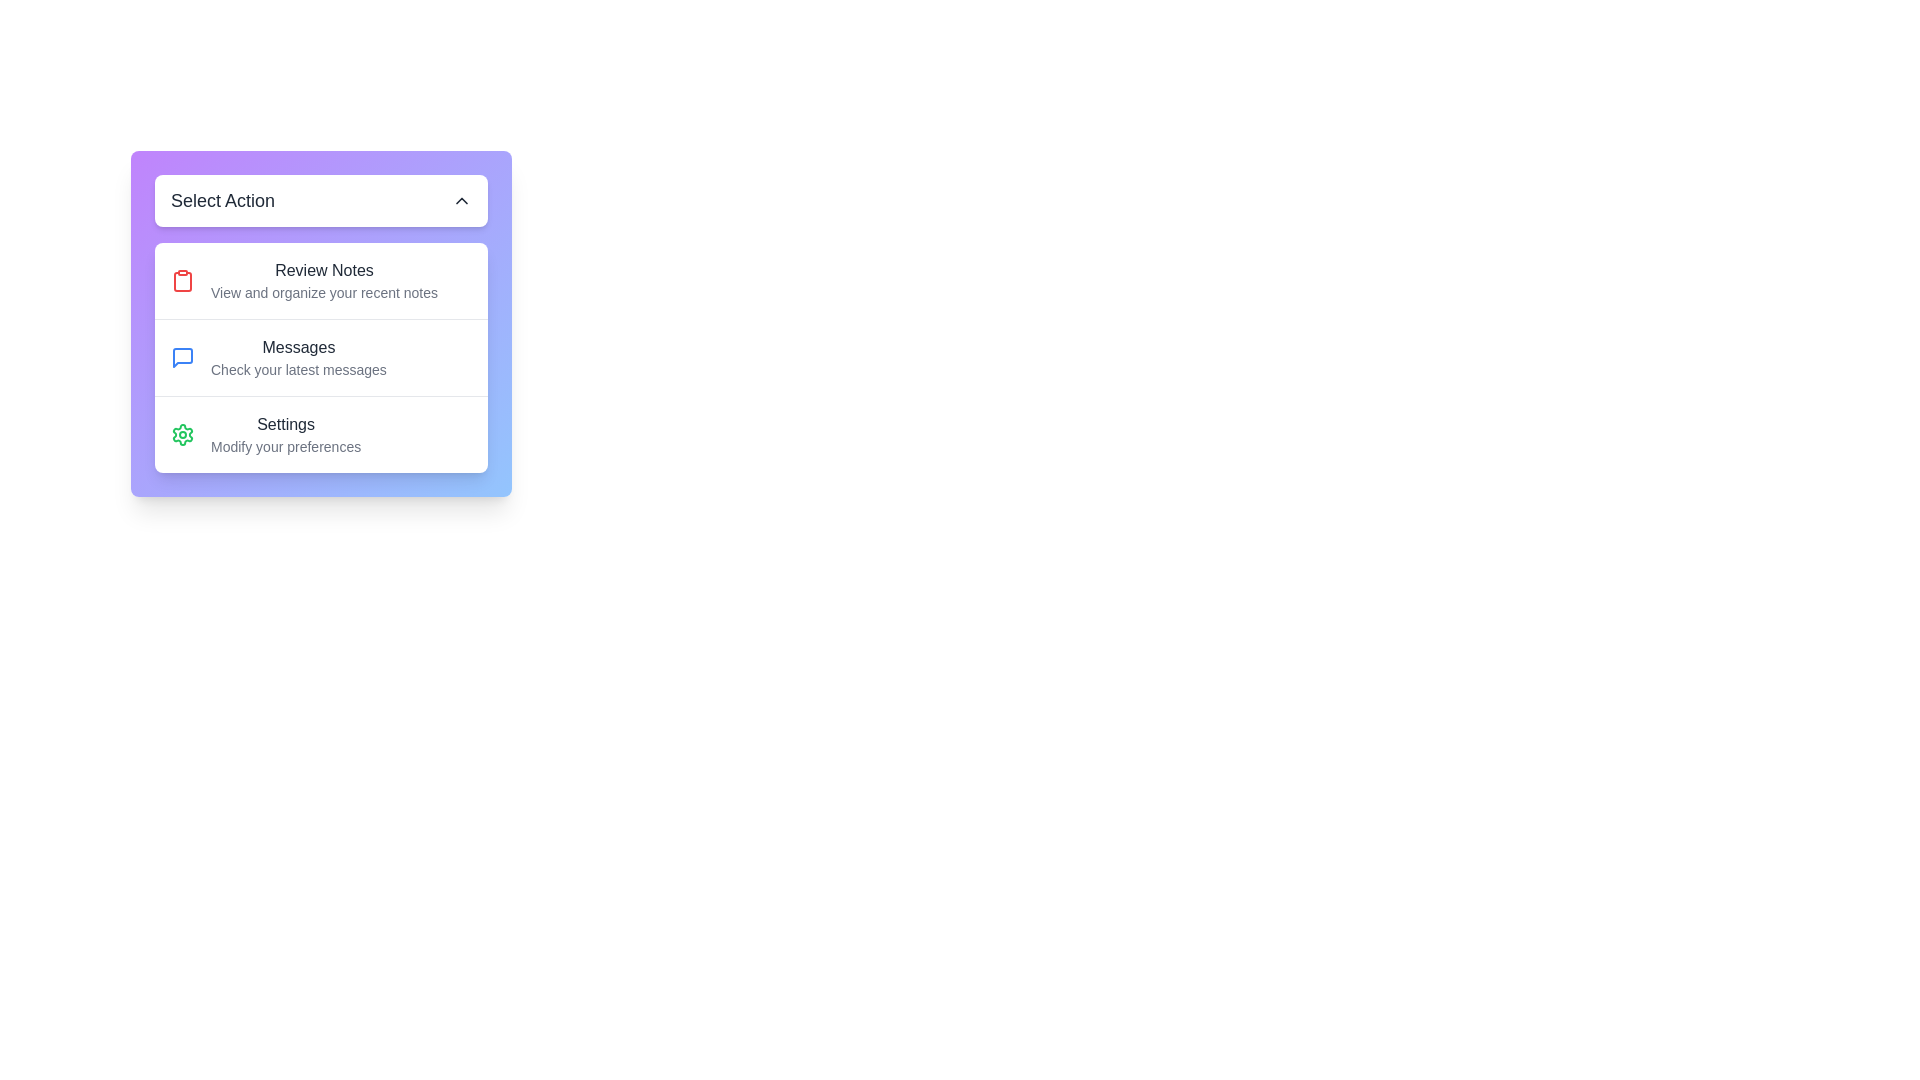 The height and width of the screenshot is (1080, 1920). Describe the element at coordinates (321, 323) in the screenshot. I see `the Interactive menu or selection list element with a gradient background` at that location.